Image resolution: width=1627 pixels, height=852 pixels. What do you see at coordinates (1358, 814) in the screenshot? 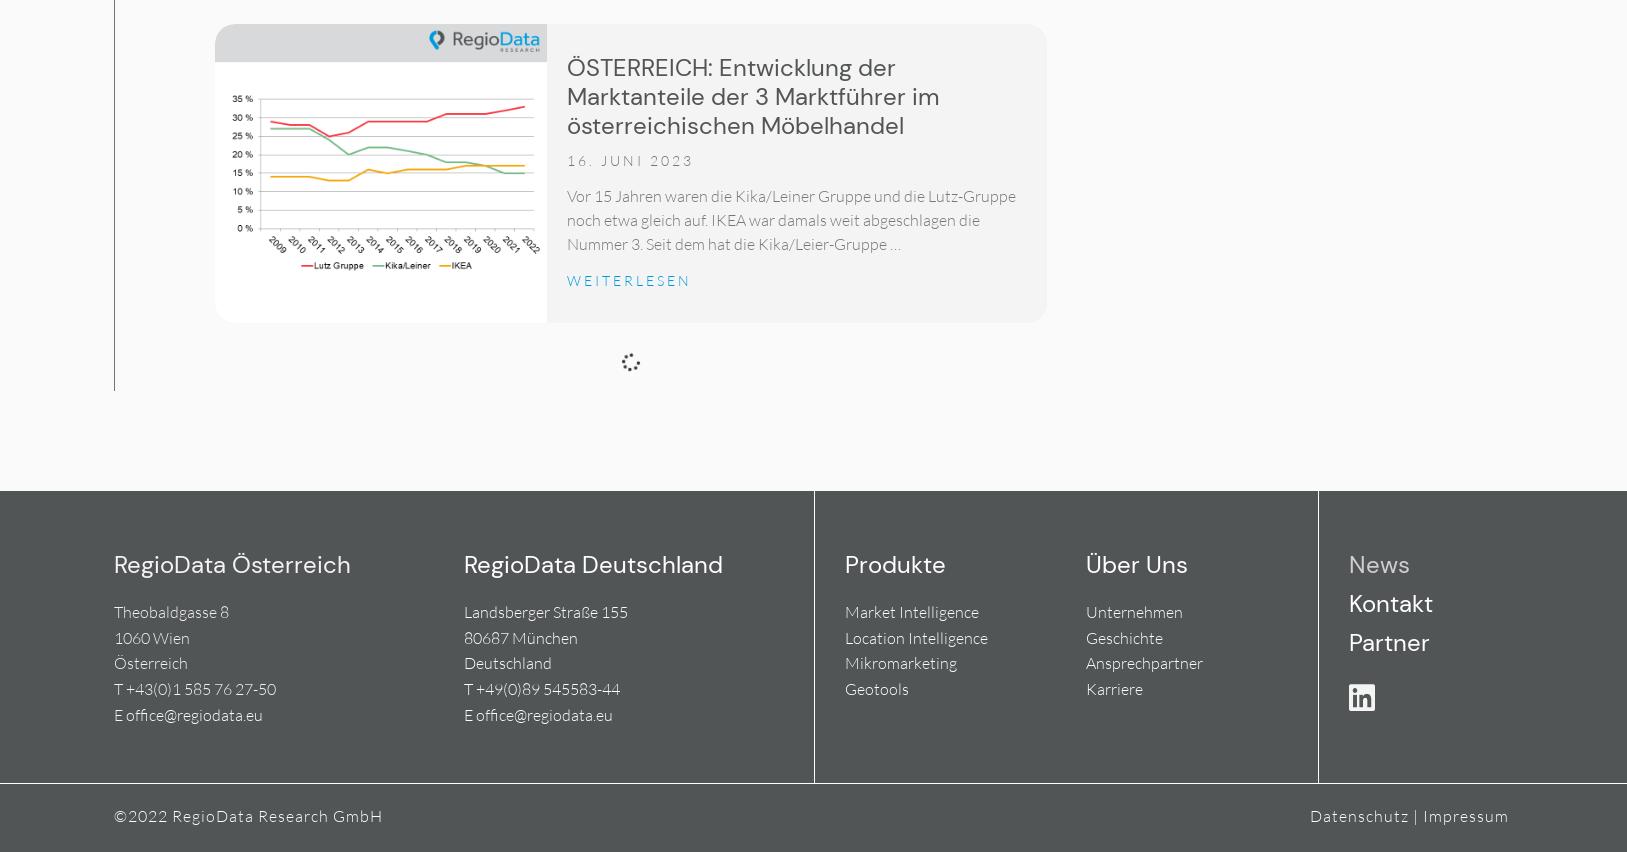
I see `'Datenschutz'` at bounding box center [1358, 814].